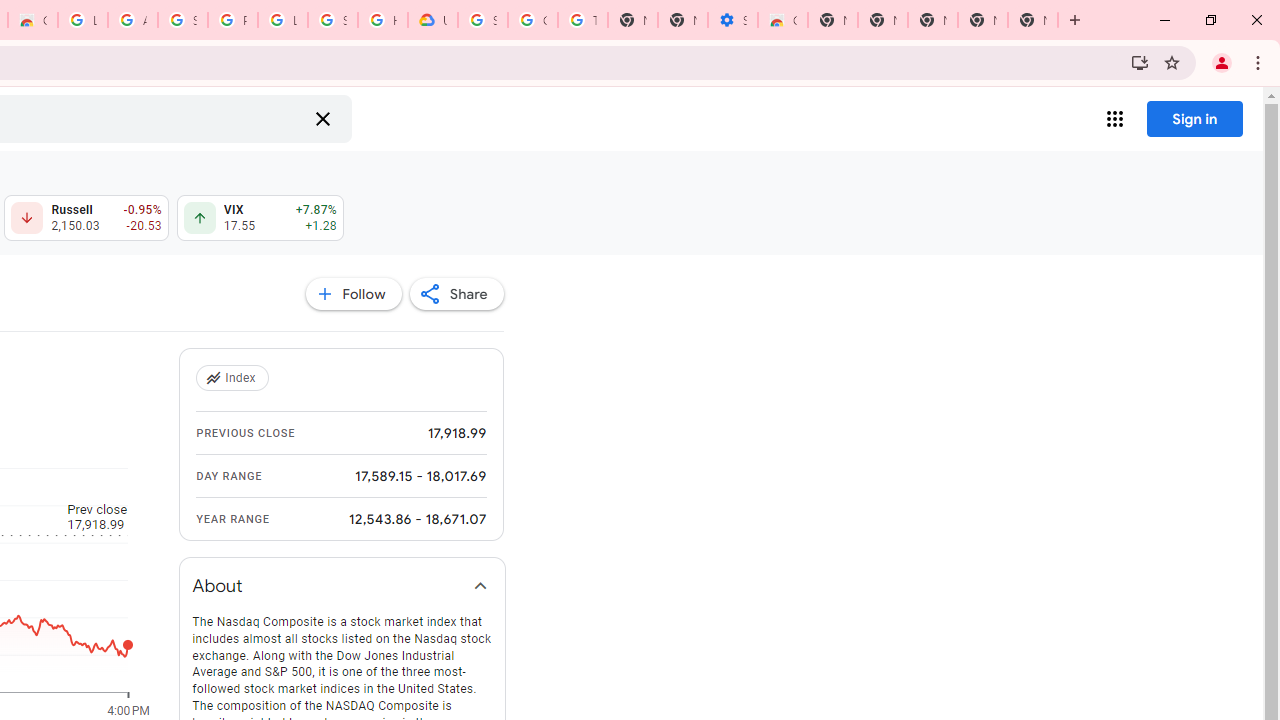 The image size is (1280, 720). Describe the element at coordinates (1194, 118) in the screenshot. I see `'Sign in'` at that location.